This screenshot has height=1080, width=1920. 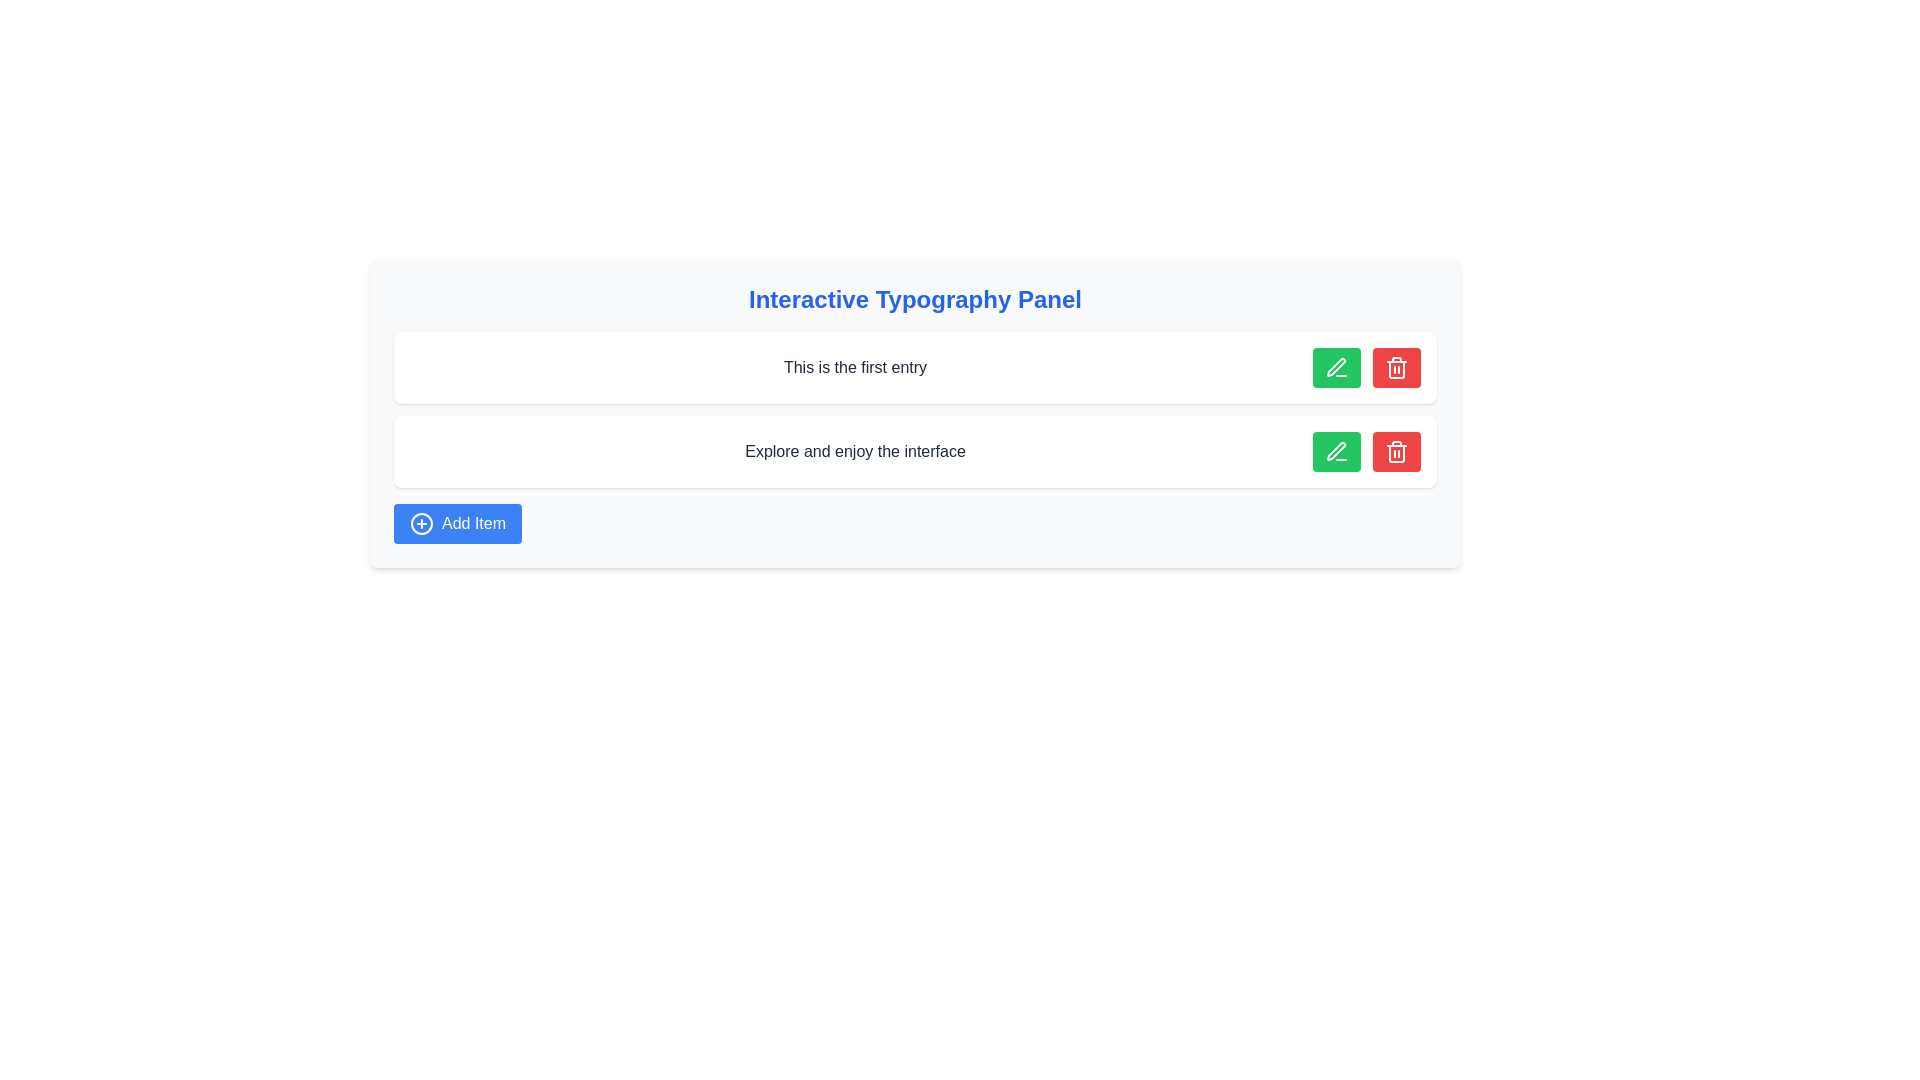 What do you see at coordinates (1395, 451) in the screenshot?
I see `the delete button located on the far-right side of the second entry row in the list to observe the hover effect` at bounding box center [1395, 451].